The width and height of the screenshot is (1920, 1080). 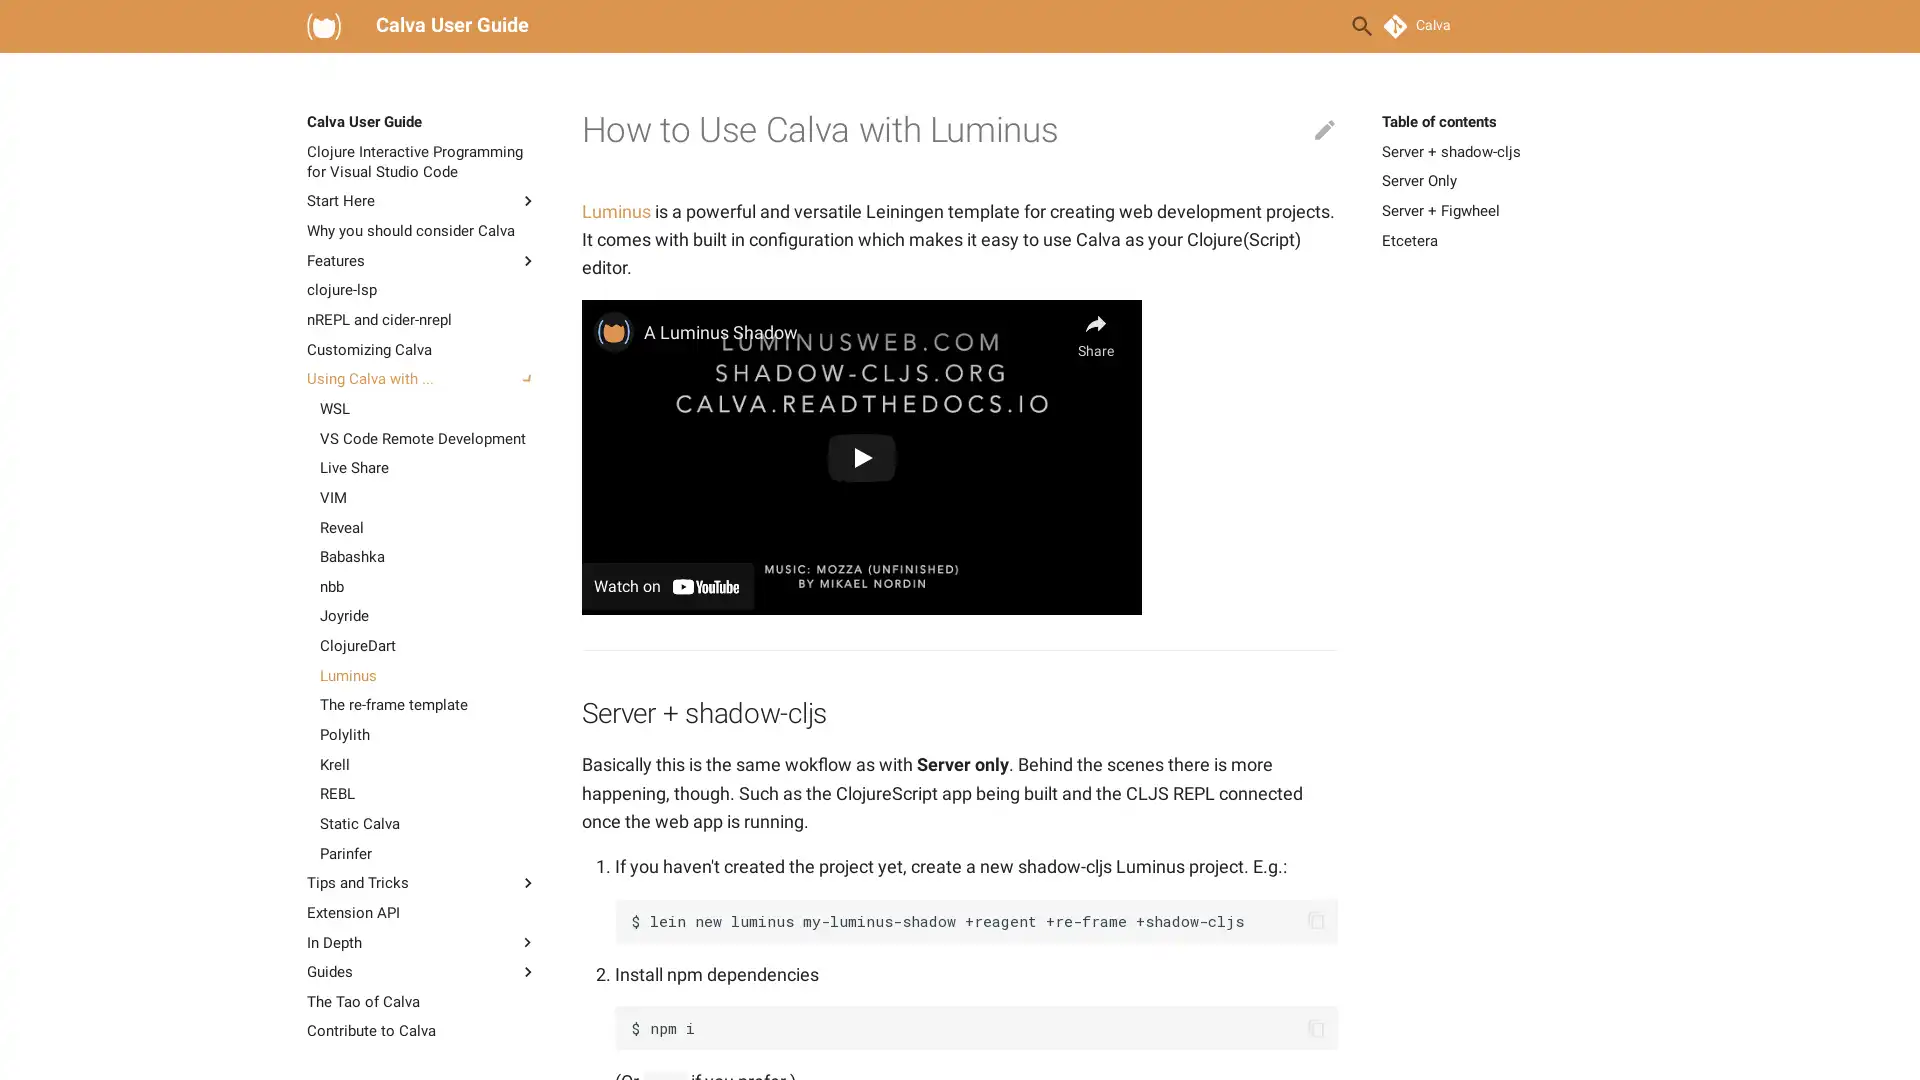 I want to click on Clear, so click(x=1314, y=26).